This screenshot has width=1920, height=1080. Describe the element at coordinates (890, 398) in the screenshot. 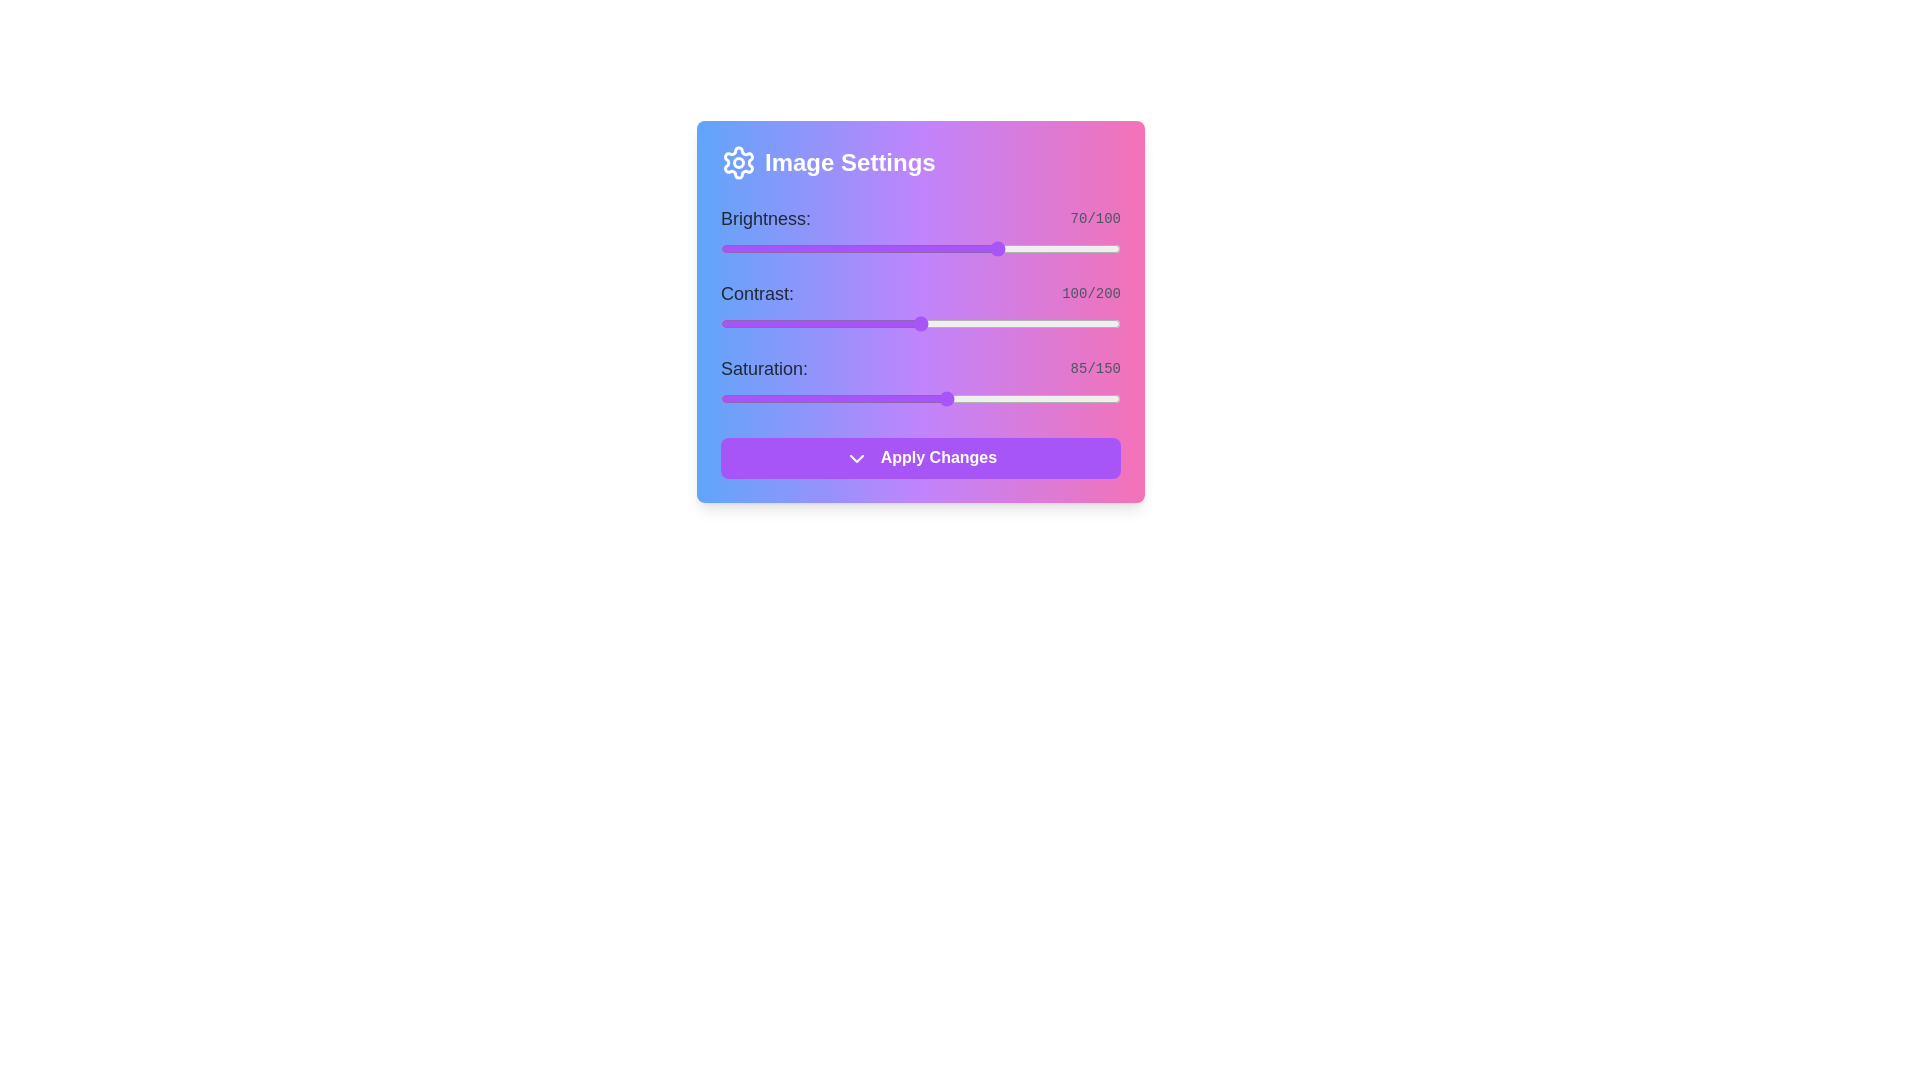

I see `the saturation slider to 64 level` at that location.